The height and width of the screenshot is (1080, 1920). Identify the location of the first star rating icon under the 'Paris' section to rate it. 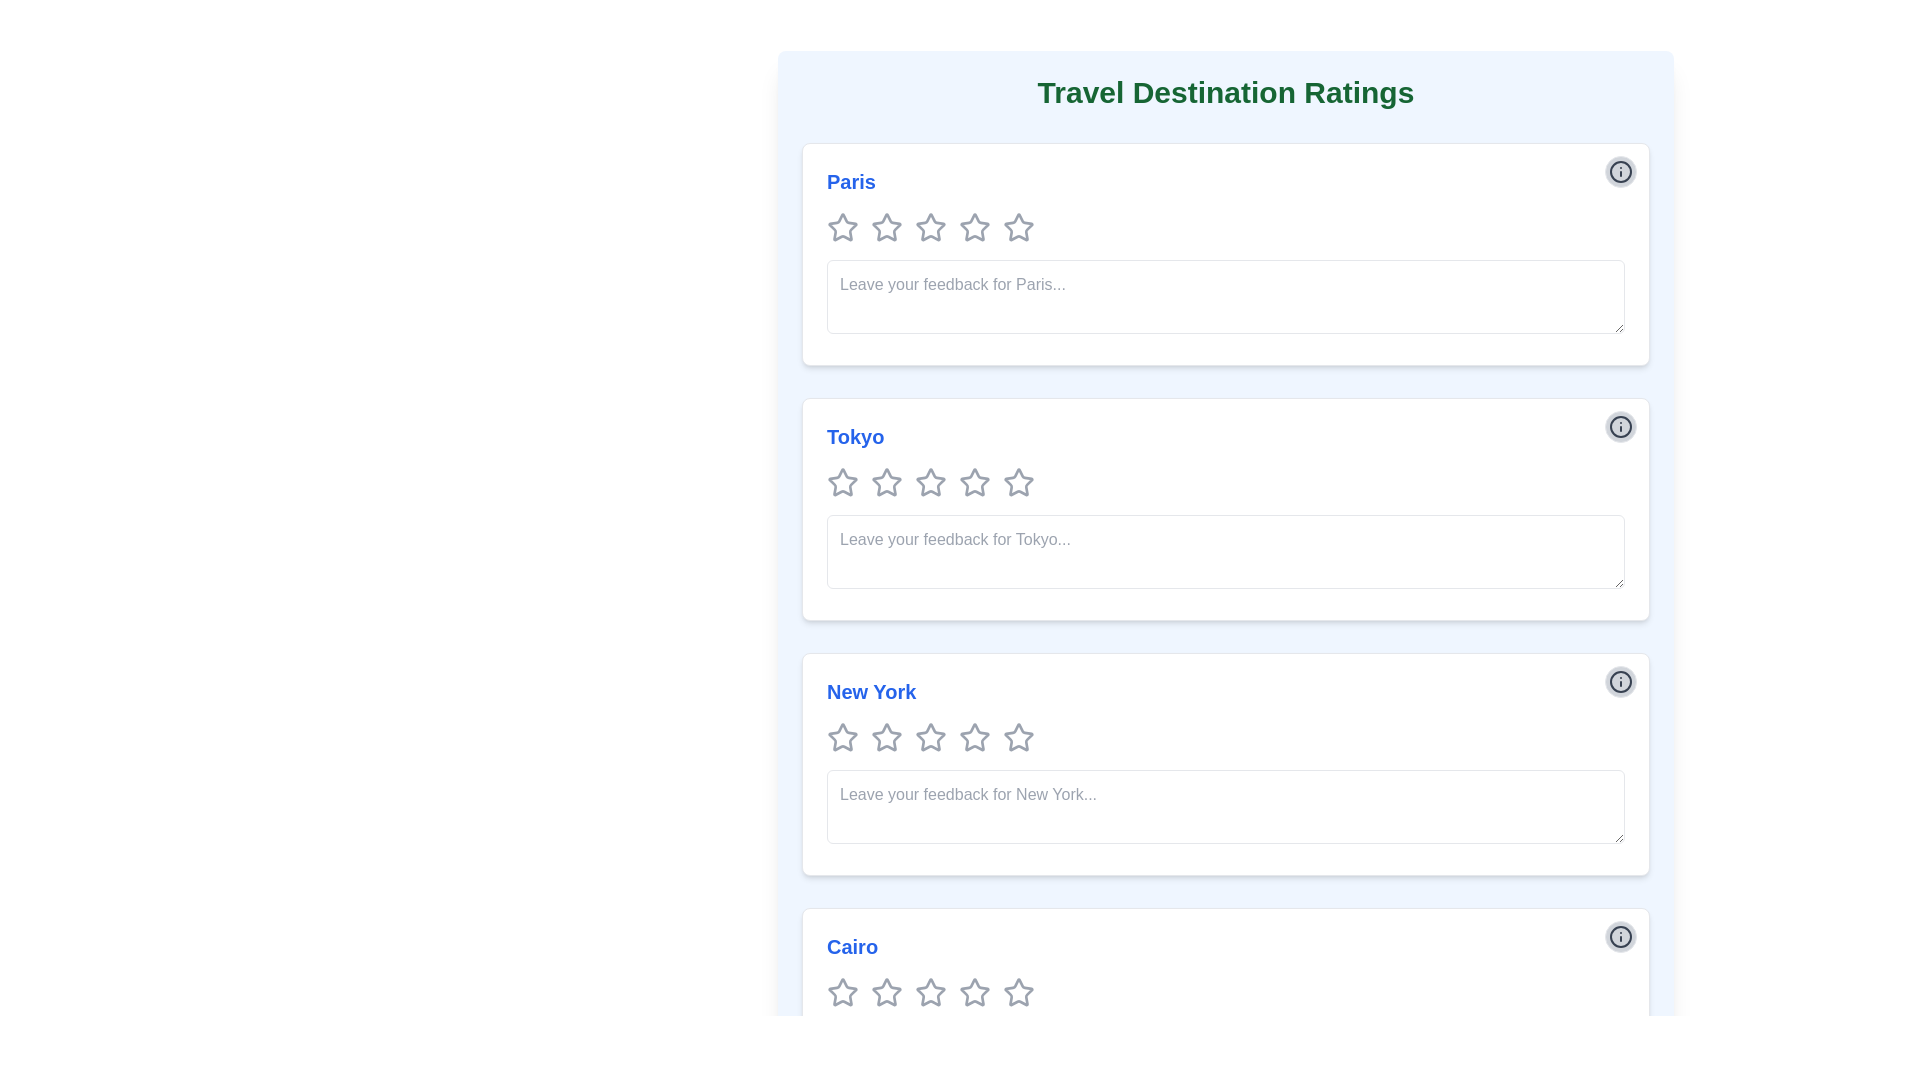
(843, 226).